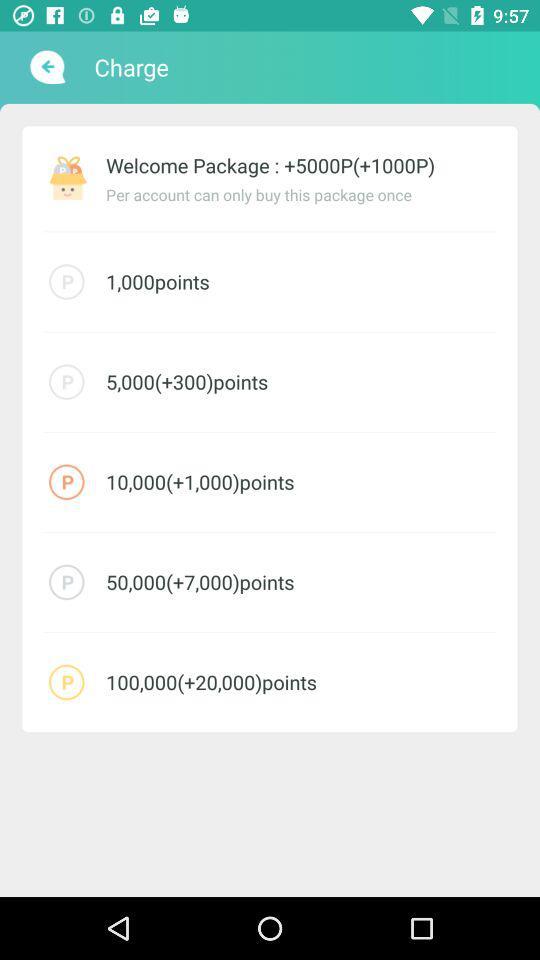  Describe the element at coordinates (45, 67) in the screenshot. I see `go back` at that location.